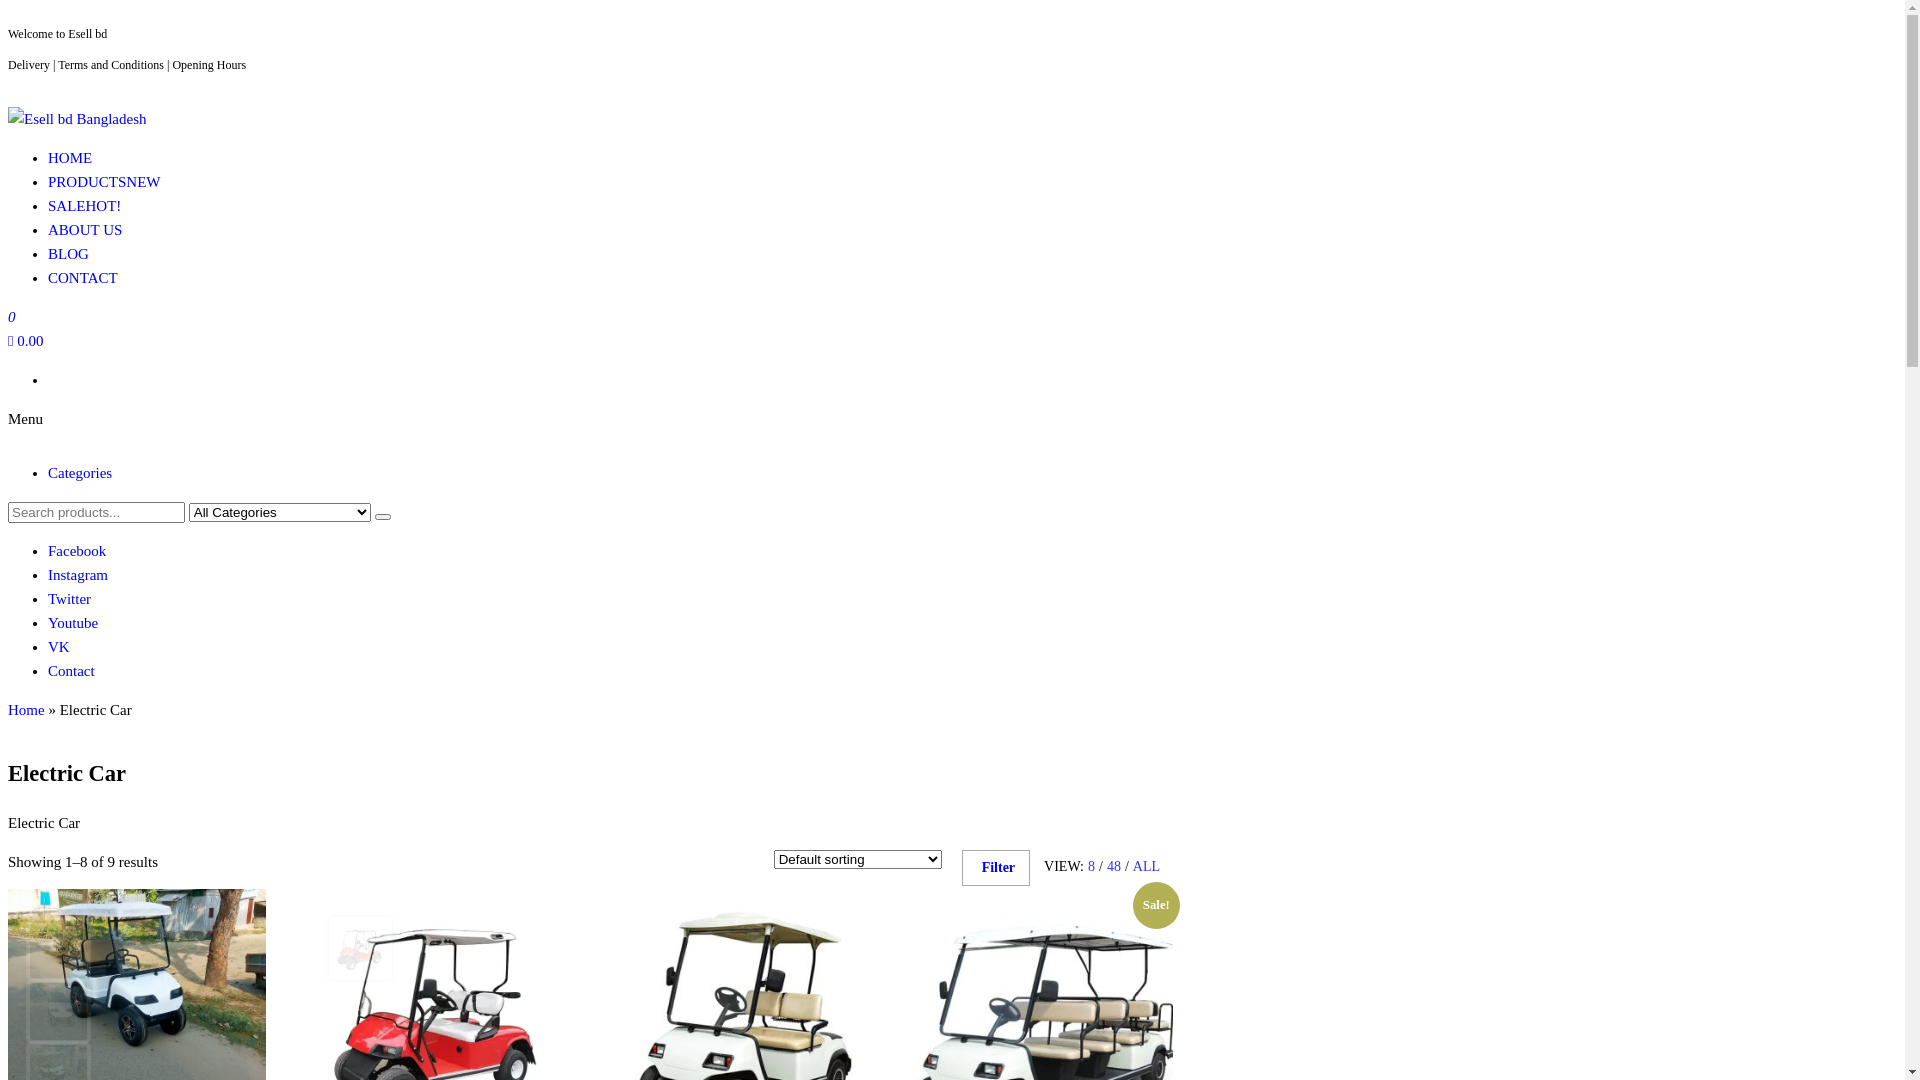  I want to click on 'Contact', so click(71, 671).